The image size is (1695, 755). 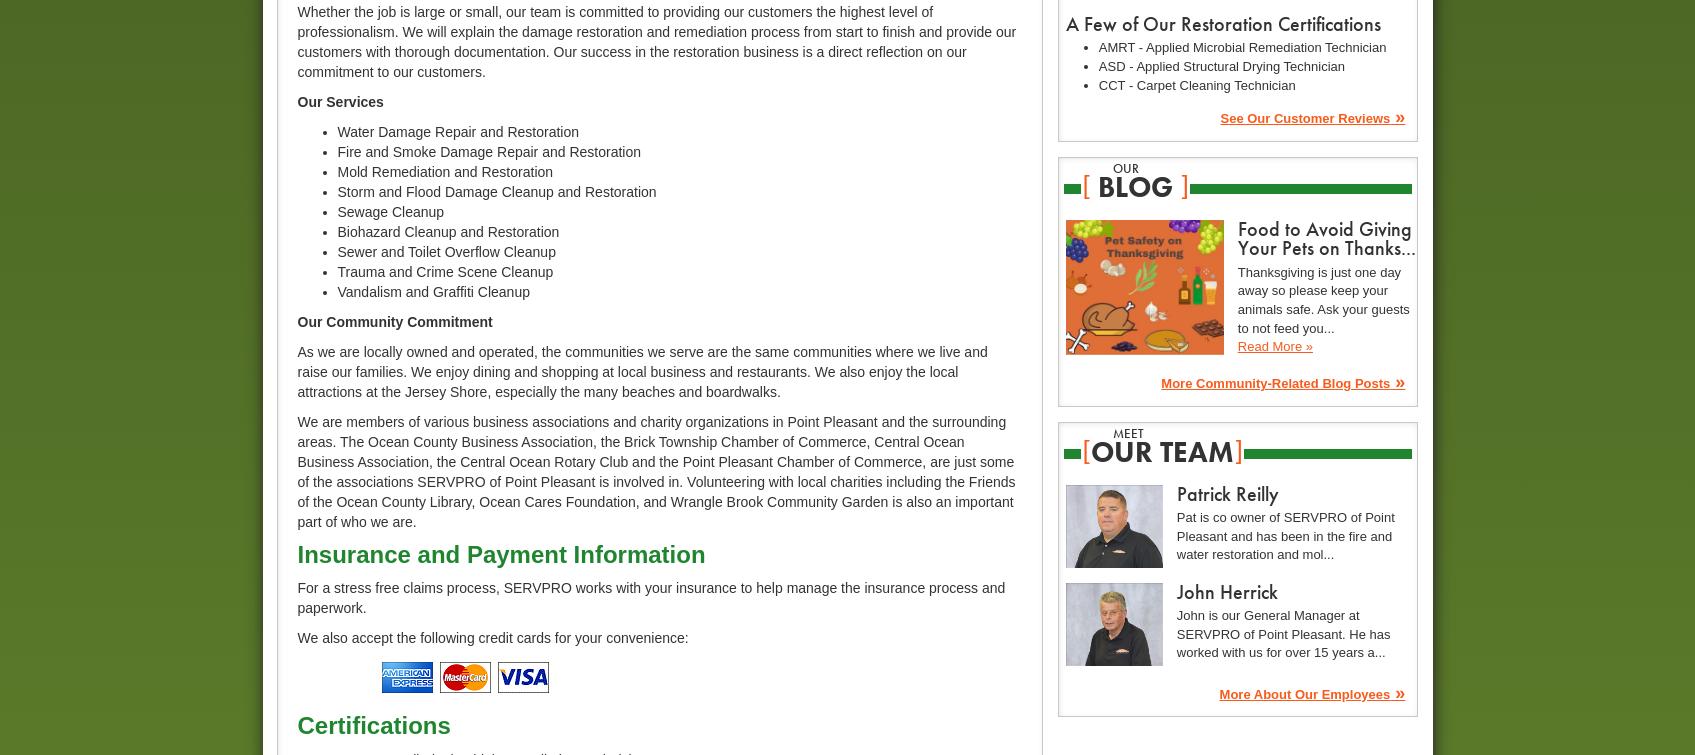 What do you see at coordinates (488, 151) in the screenshot?
I see `'Fire and Smoke Damage Repair and Restoration'` at bounding box center [488, 151].